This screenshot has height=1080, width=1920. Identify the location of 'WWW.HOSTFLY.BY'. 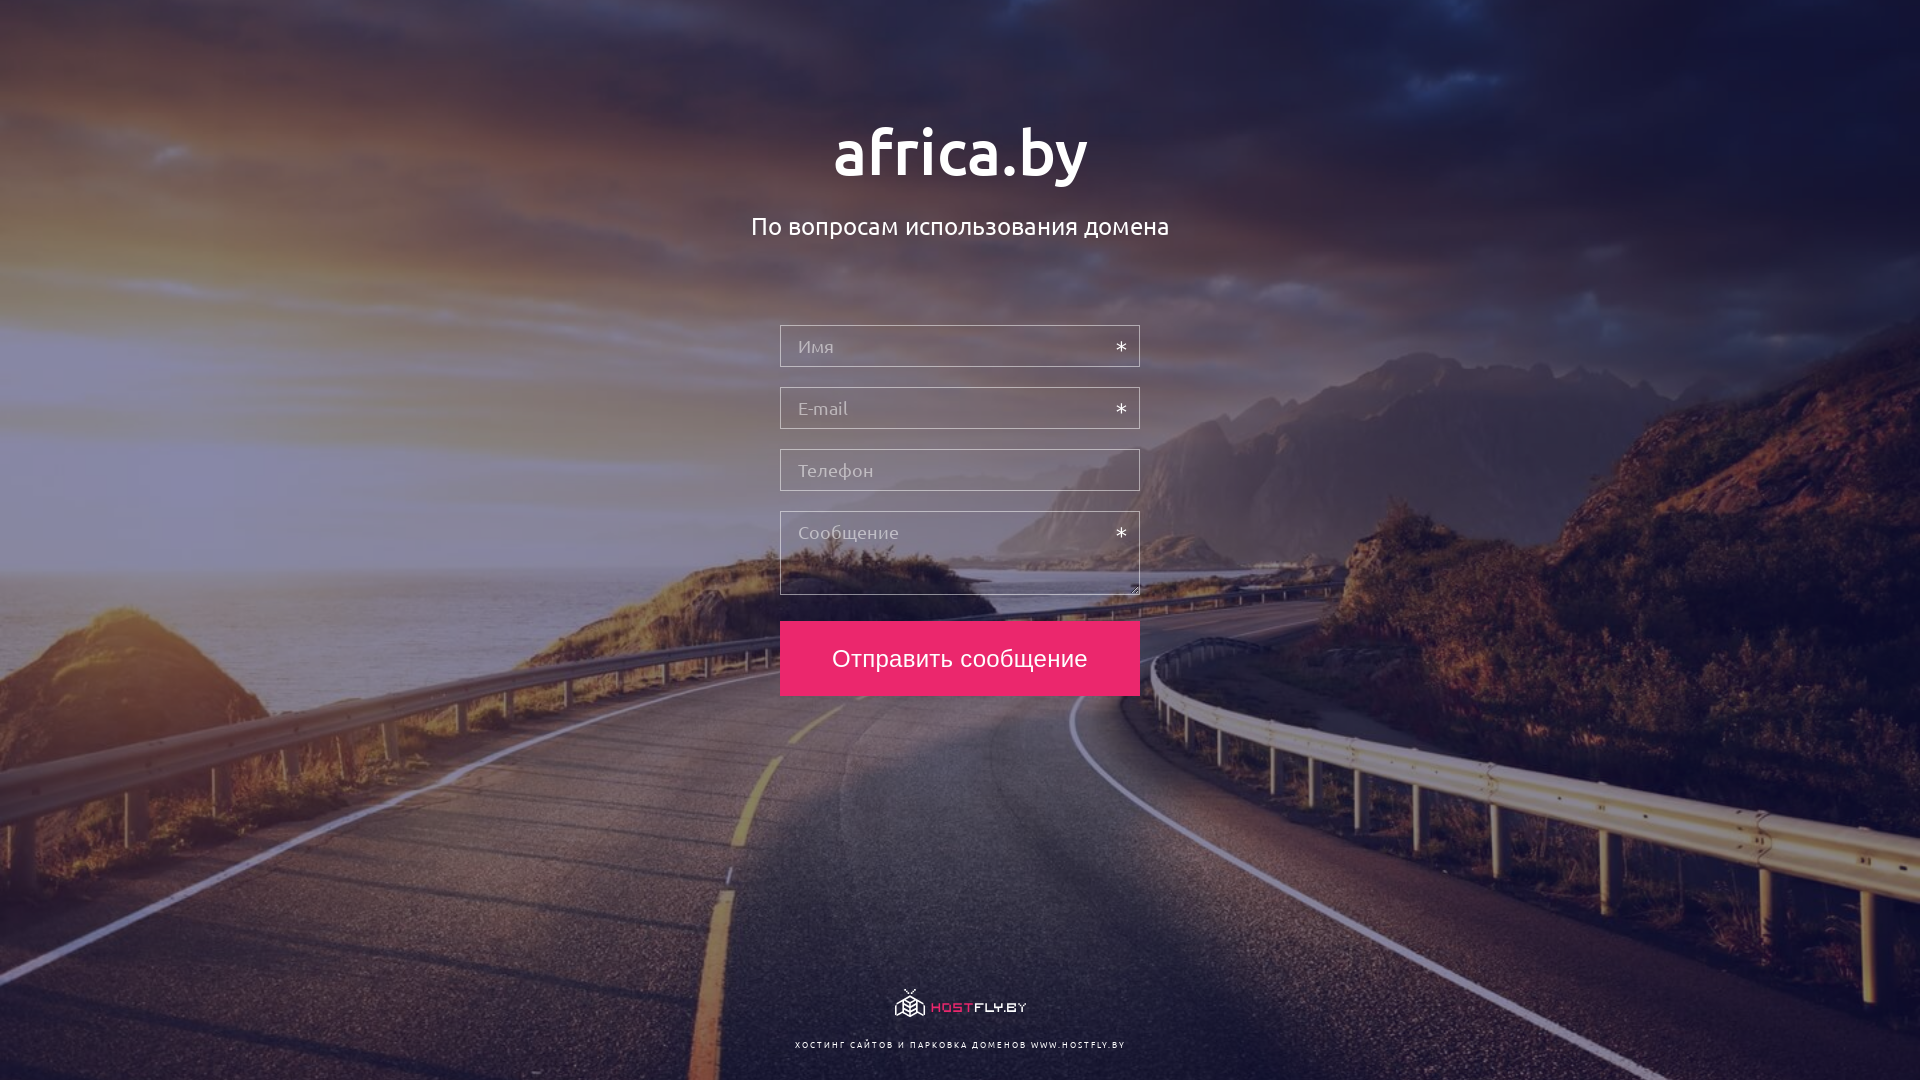
(1076, 1043).